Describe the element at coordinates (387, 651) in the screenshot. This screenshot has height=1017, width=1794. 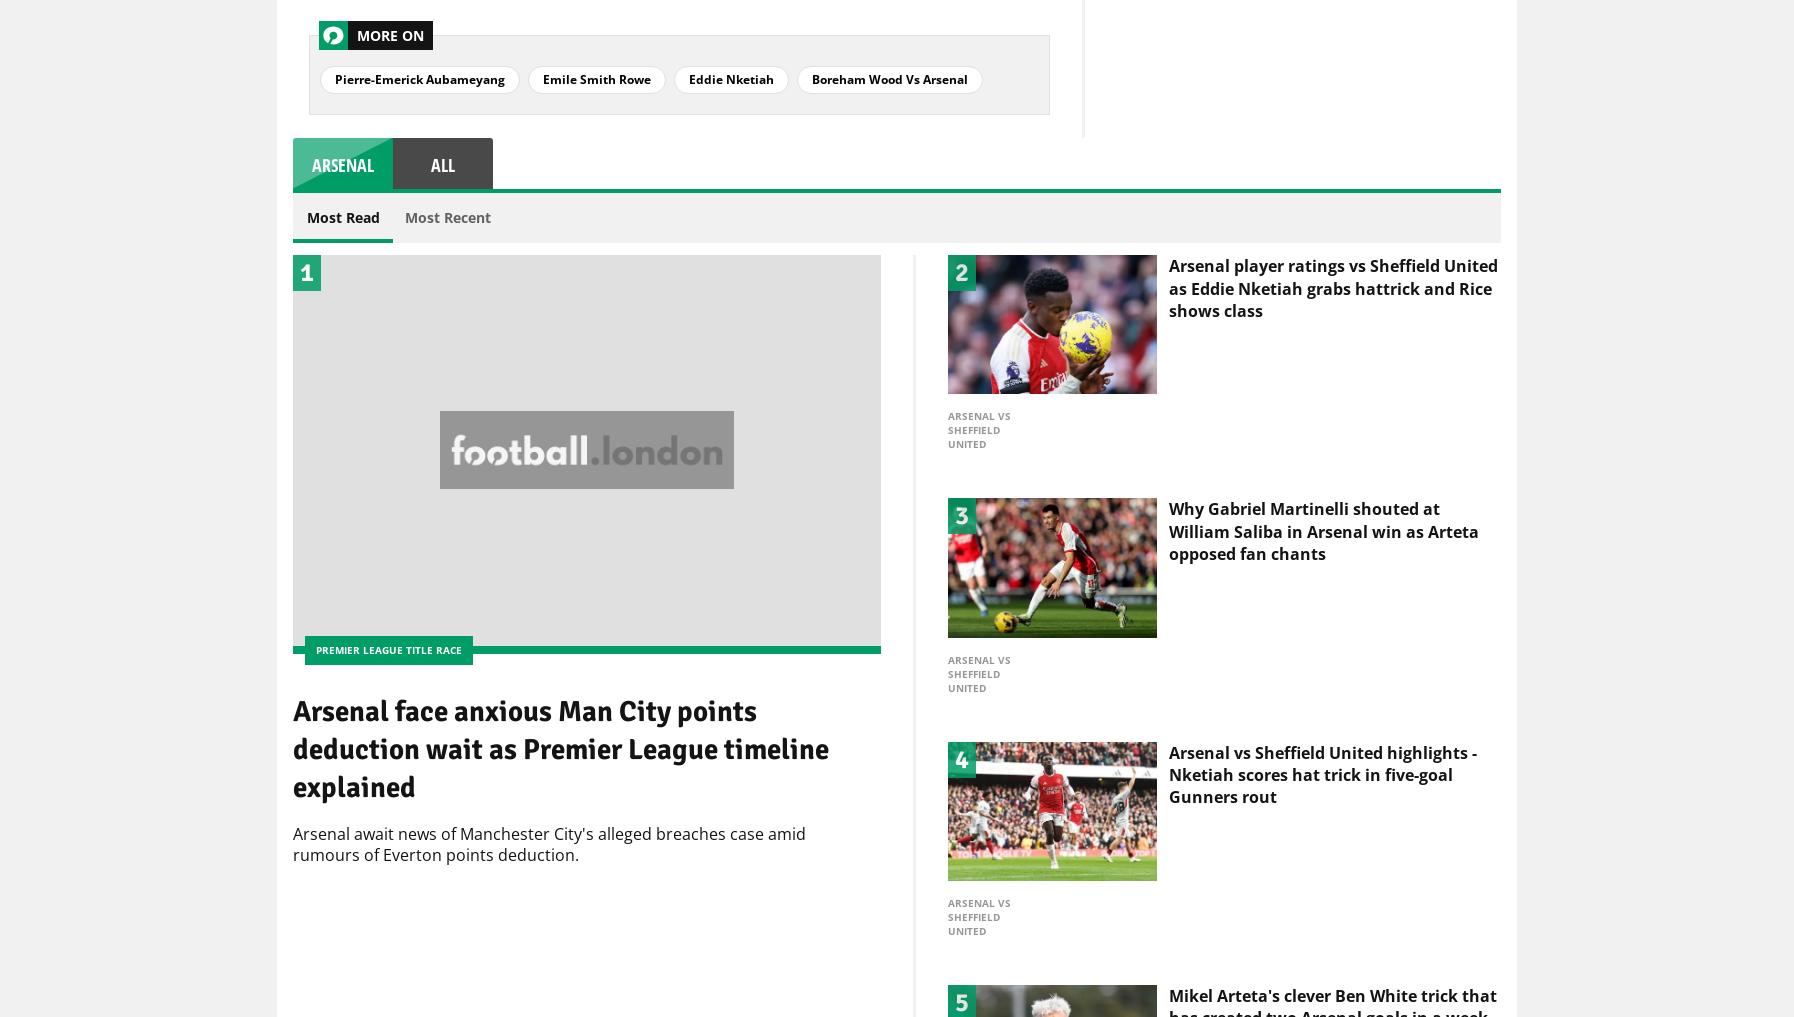
I see `'Premier League title race'` at that location.